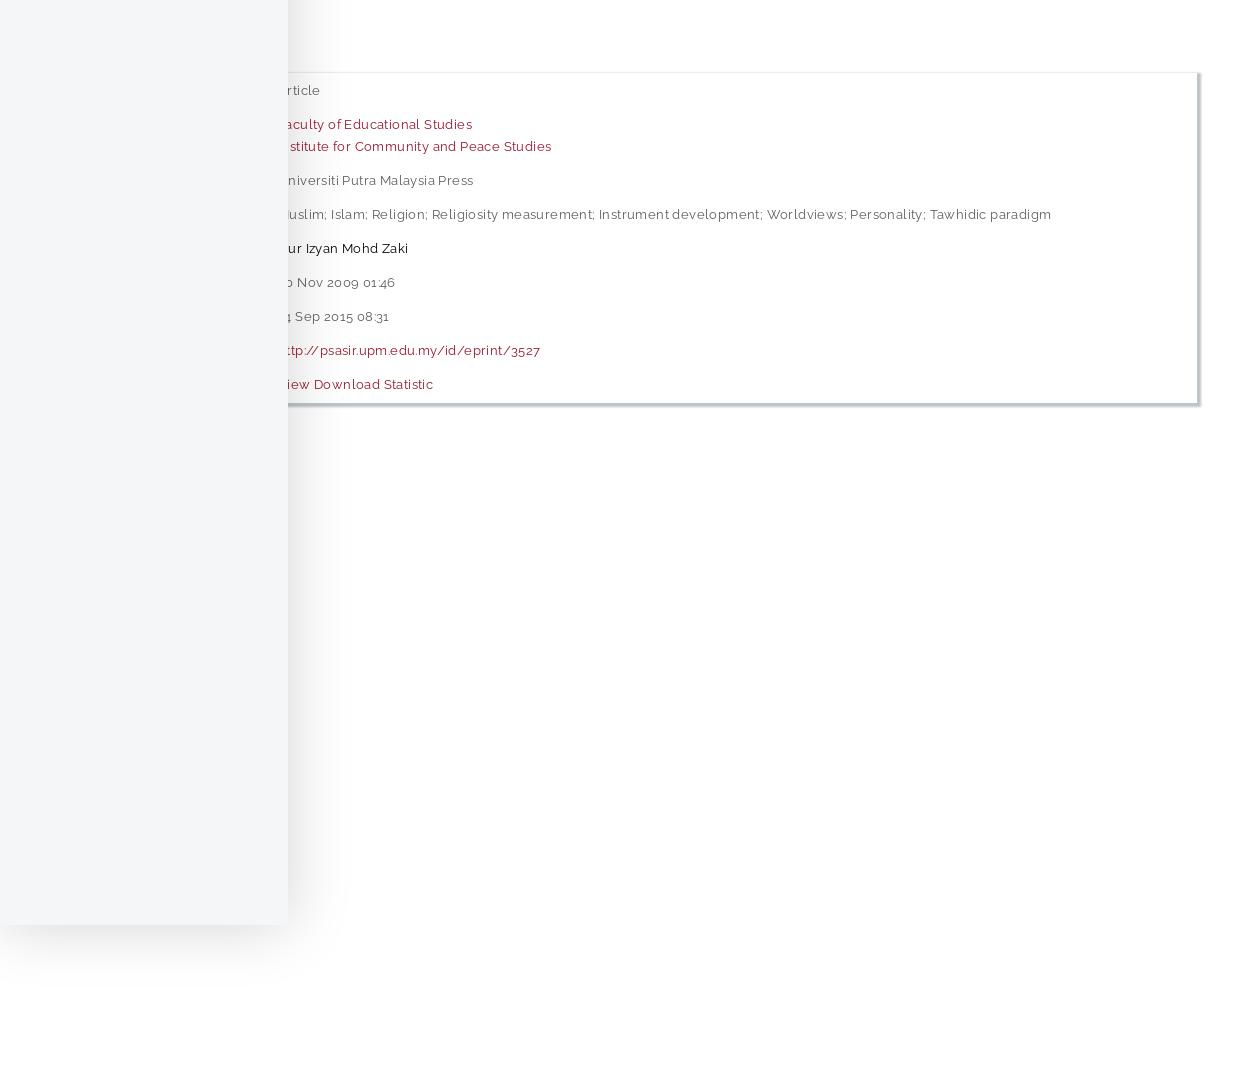 This screenshot has height=1075, width=1250. I want to click on 'Institute for Community and Peace Studies', so click(414, 144).